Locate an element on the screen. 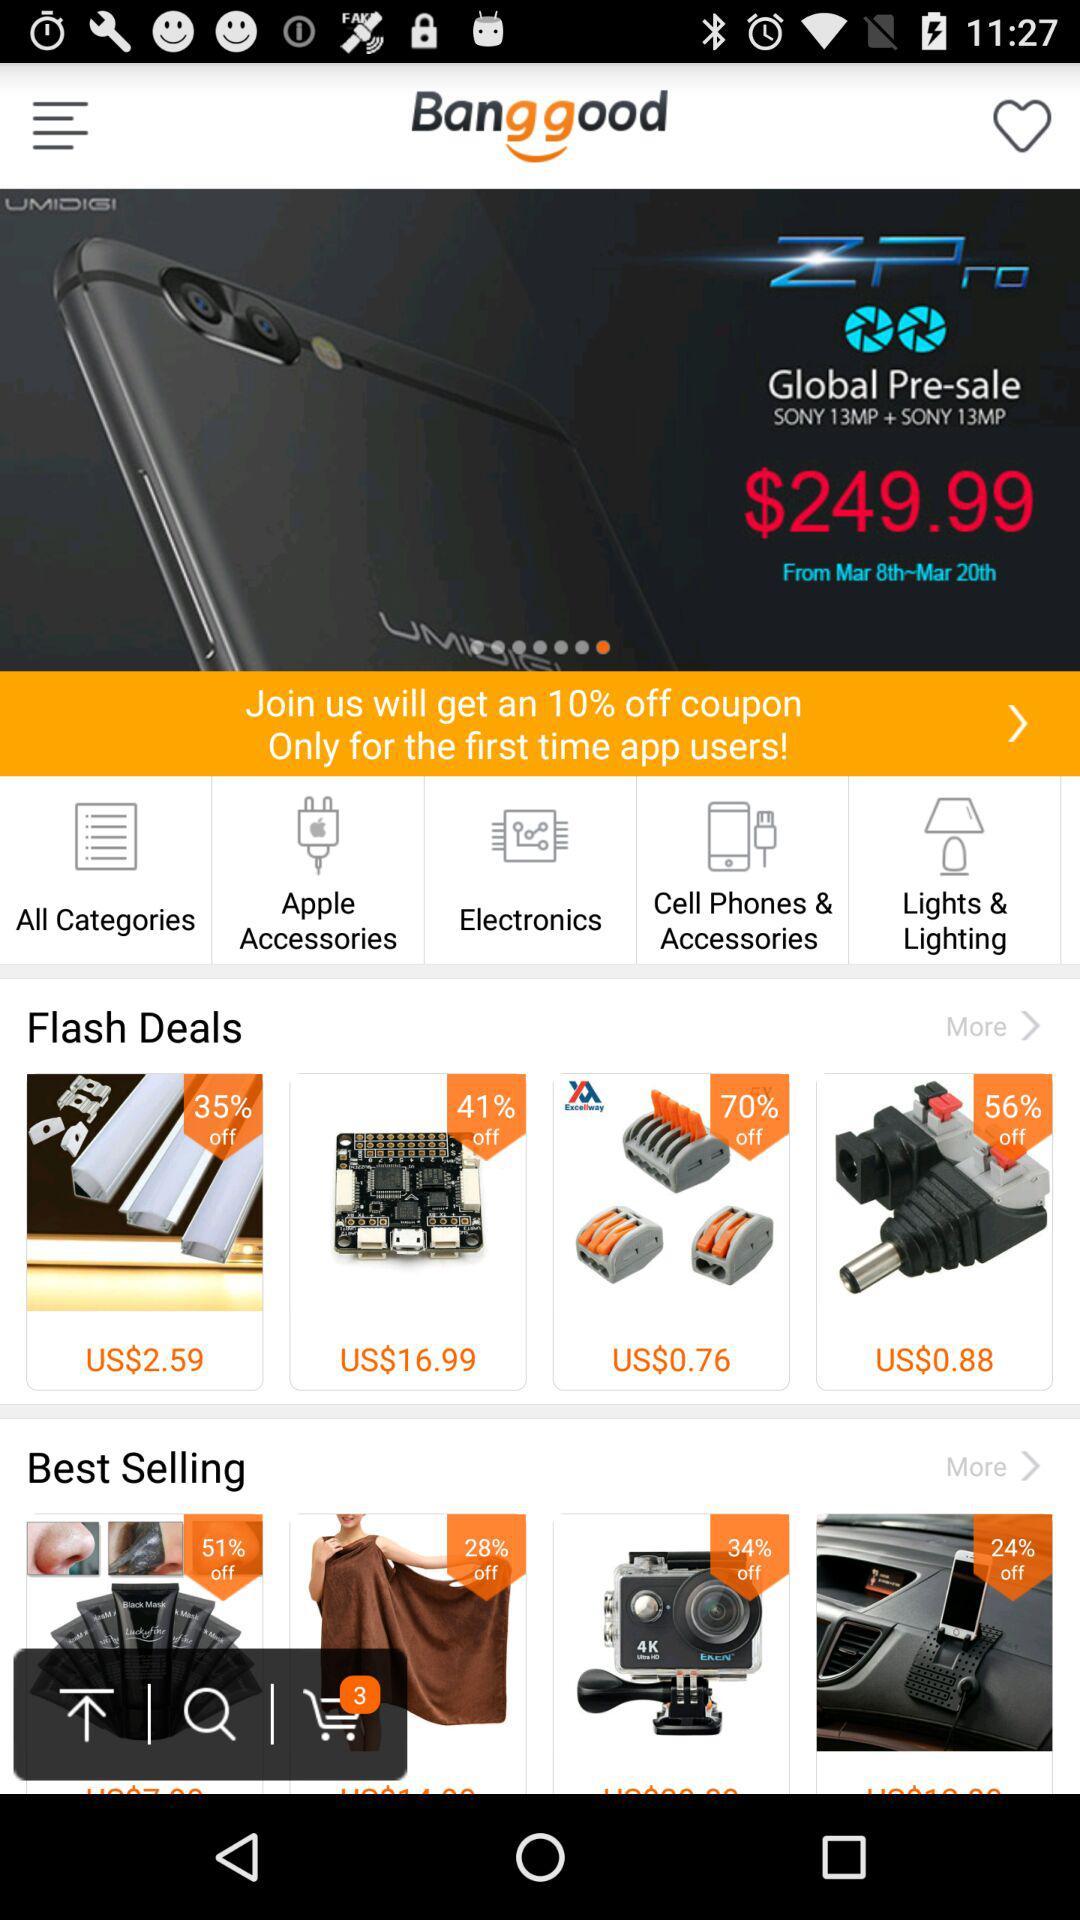 This screenshot has height=1920, width=1080. the icon above apple accessories is located at coordinates (316, 835).